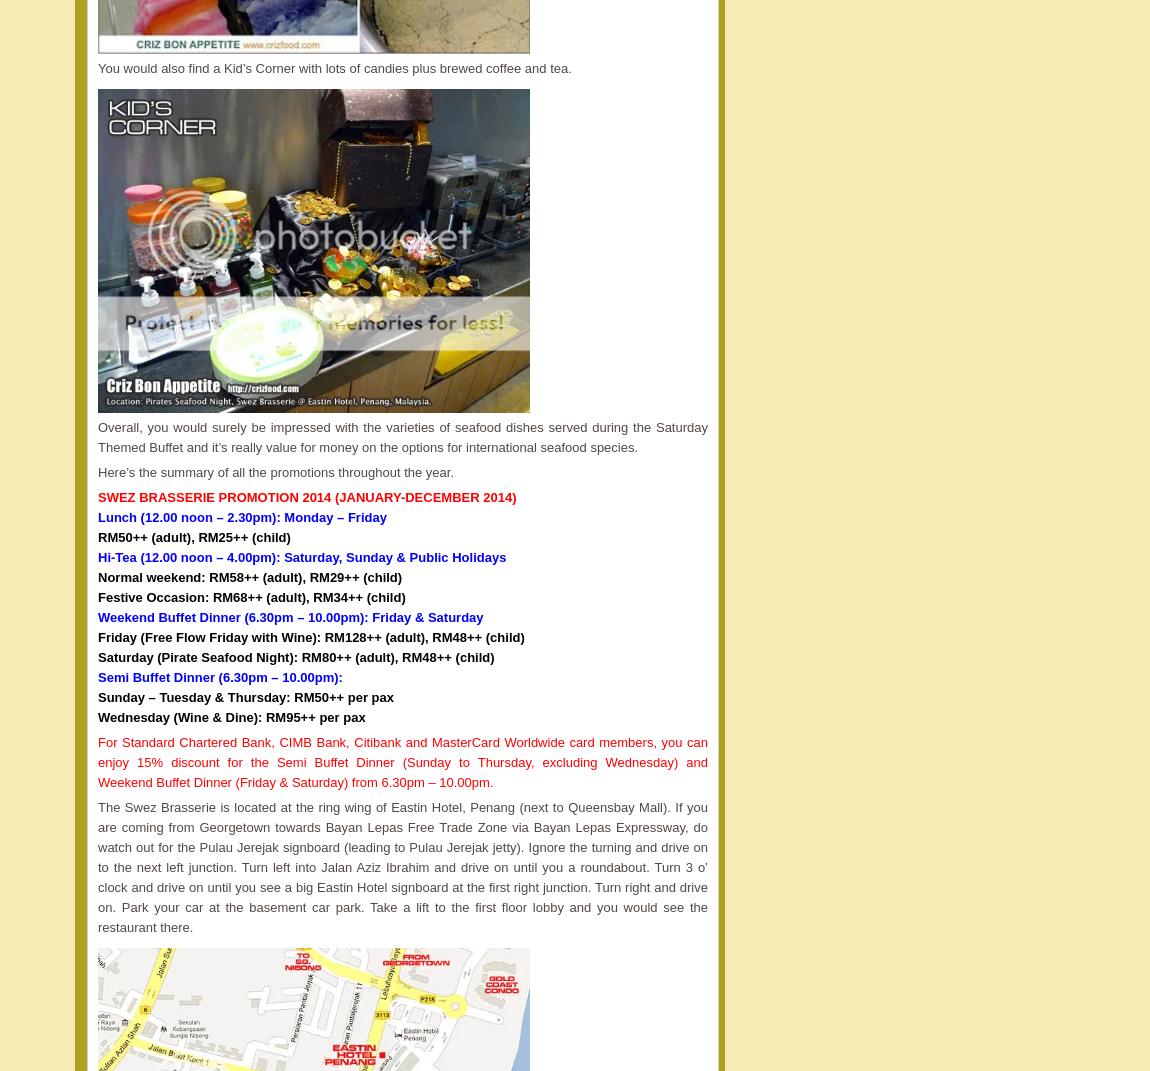  Describe the element at coordinates (402, 437) in the screenshot. I see `'Overall, you would surely be impressed with the varieties of seafood dishes served during the Saturday Themed Buffet and it’s really value for money on the options for international seafood species.'` at that location.